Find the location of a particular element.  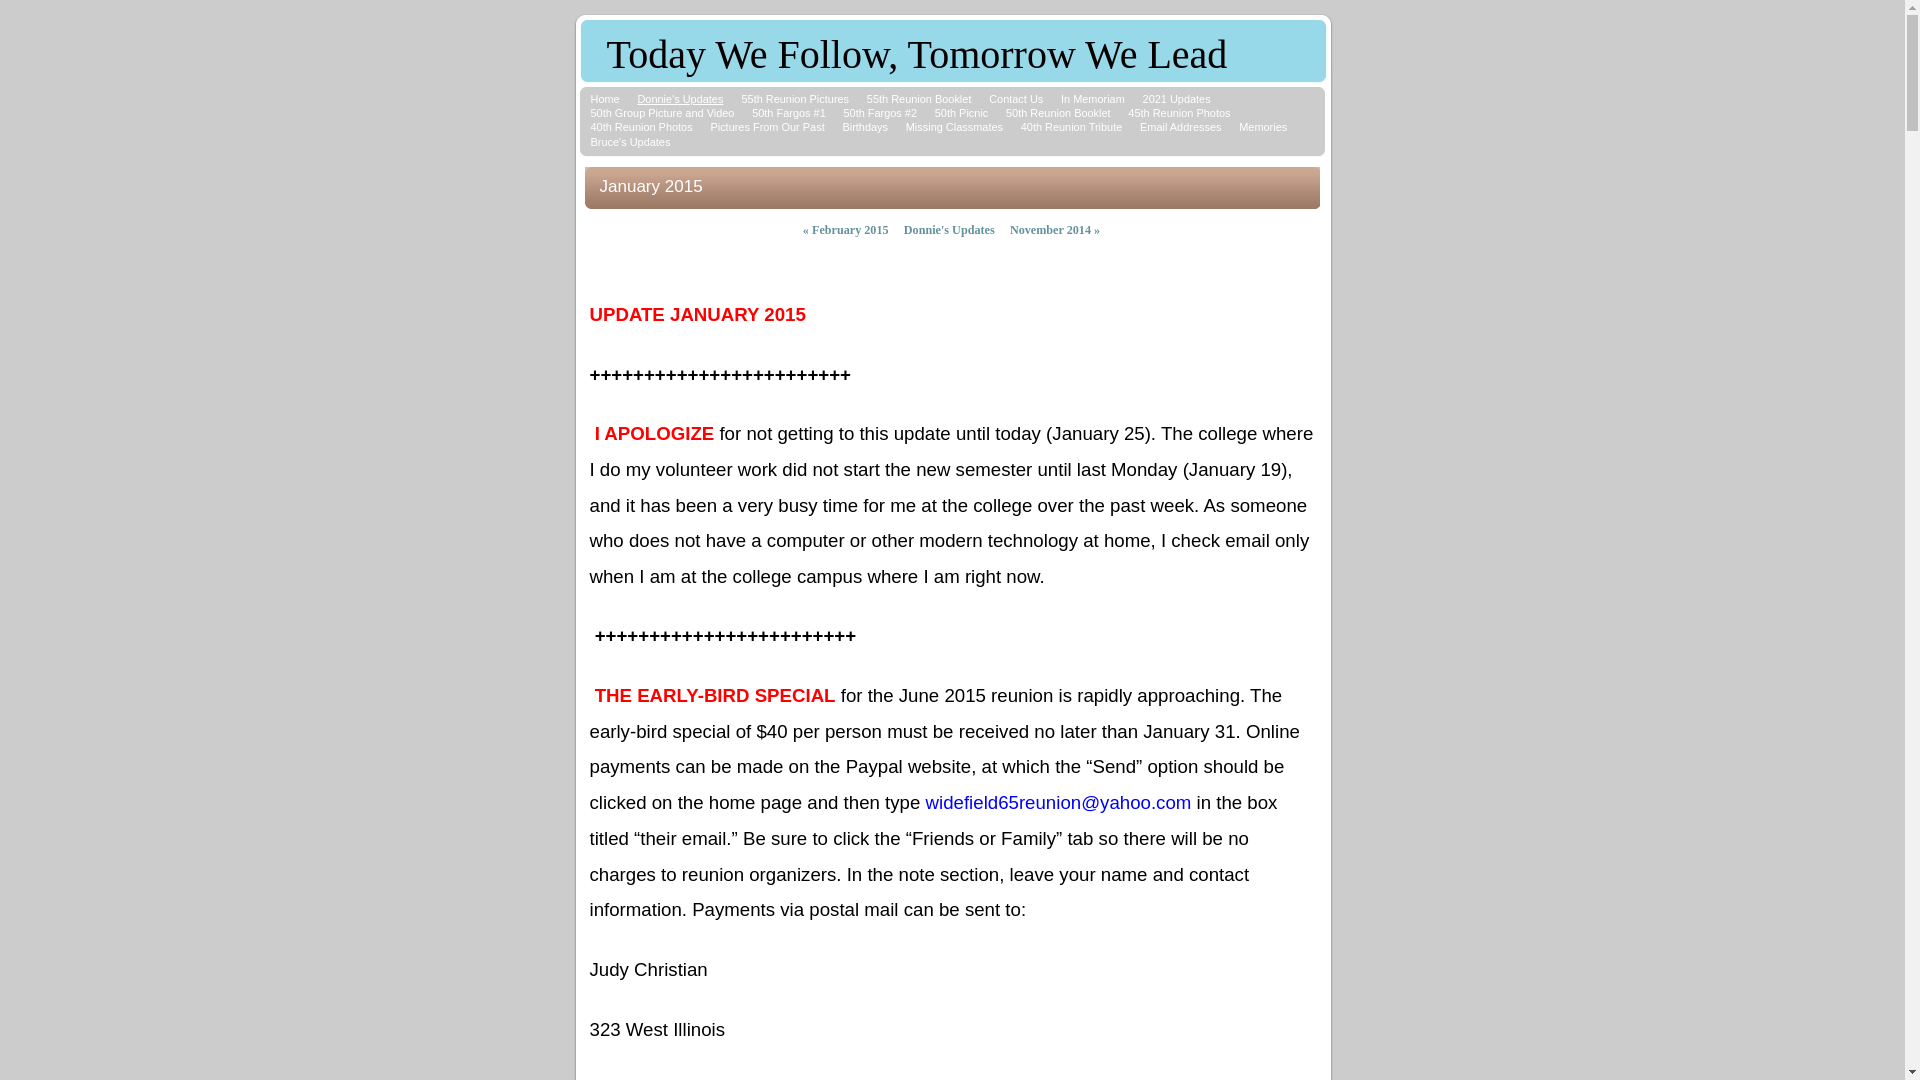

'50th Reunion Booklet' is located at coordinates (1006, 112).